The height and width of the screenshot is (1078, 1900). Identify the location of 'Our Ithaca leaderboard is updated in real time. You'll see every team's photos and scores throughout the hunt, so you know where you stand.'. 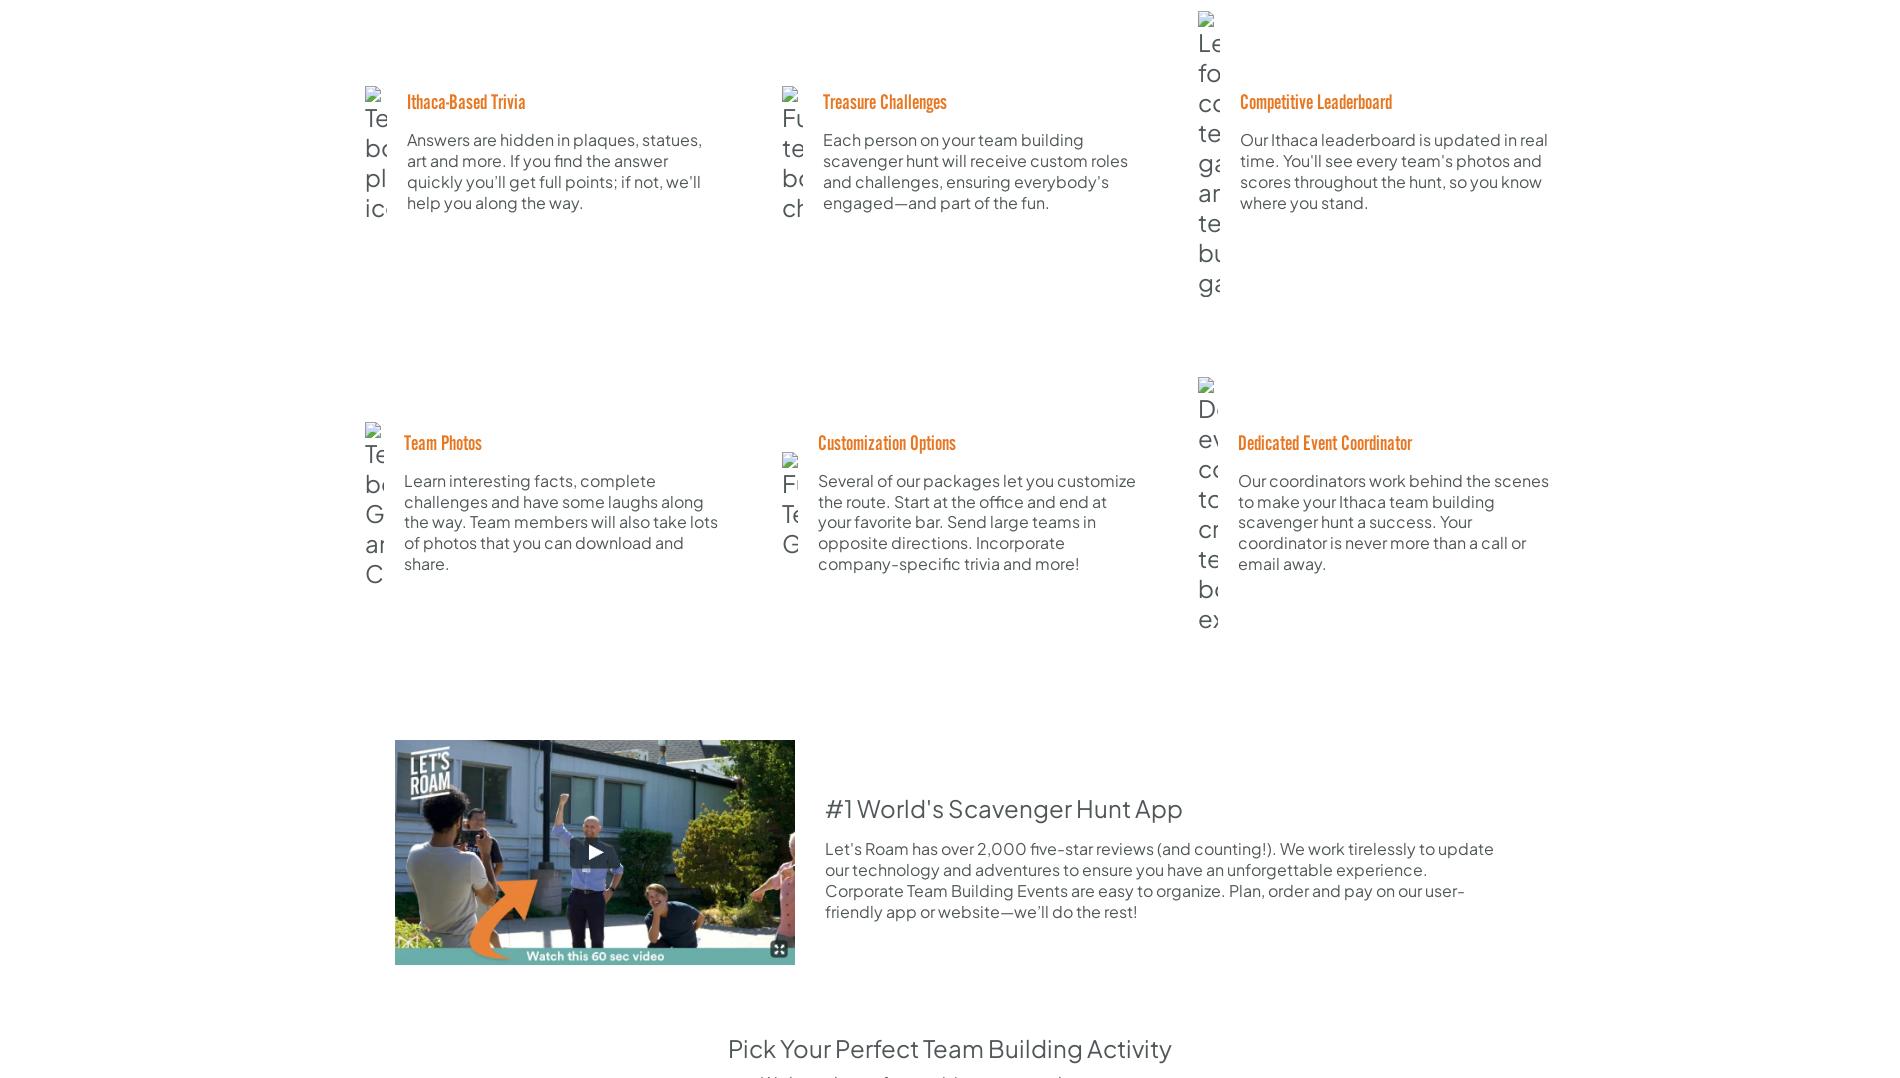
(1392, 169).